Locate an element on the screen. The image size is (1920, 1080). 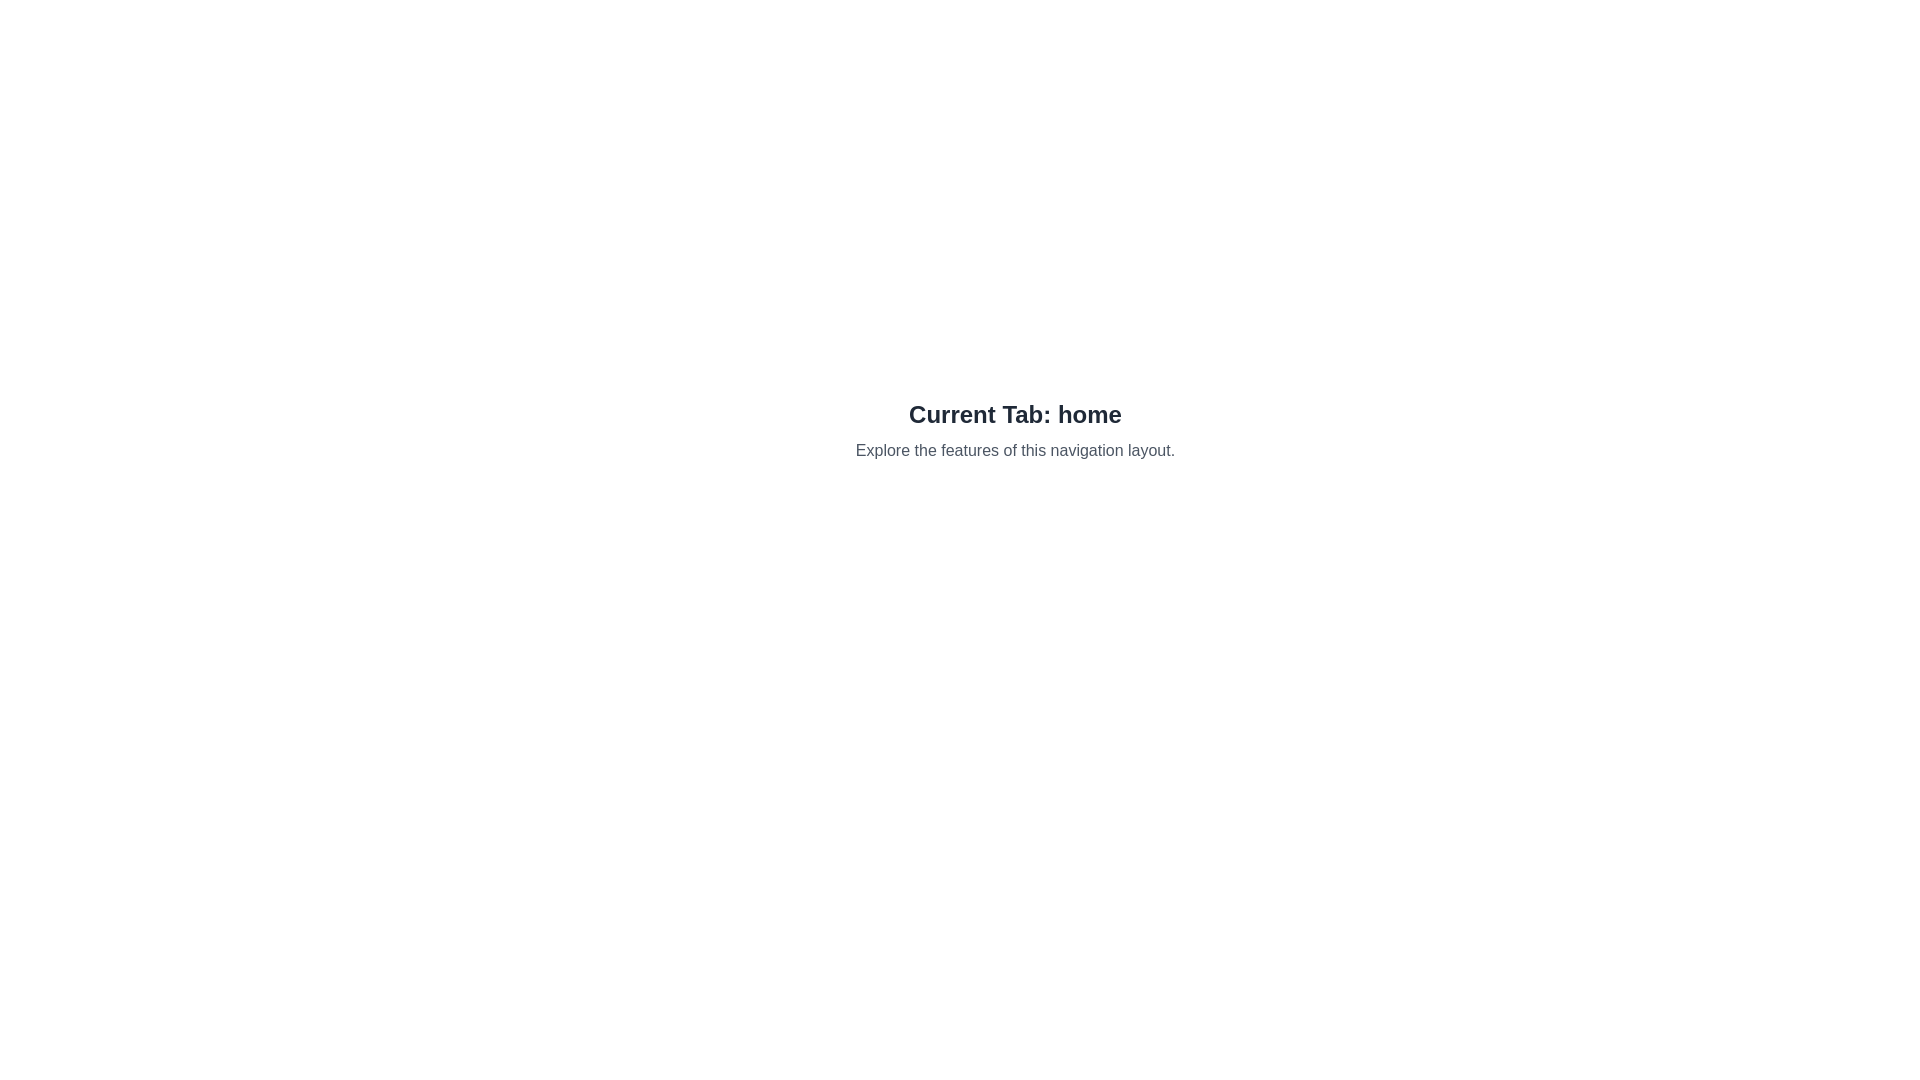
the text element that says 'Explore the features of this navigation layout.', which is styled in a smaller gray font and is located directly beneath the header 'Current Tab: home' is located at coordinates (1015, 451).